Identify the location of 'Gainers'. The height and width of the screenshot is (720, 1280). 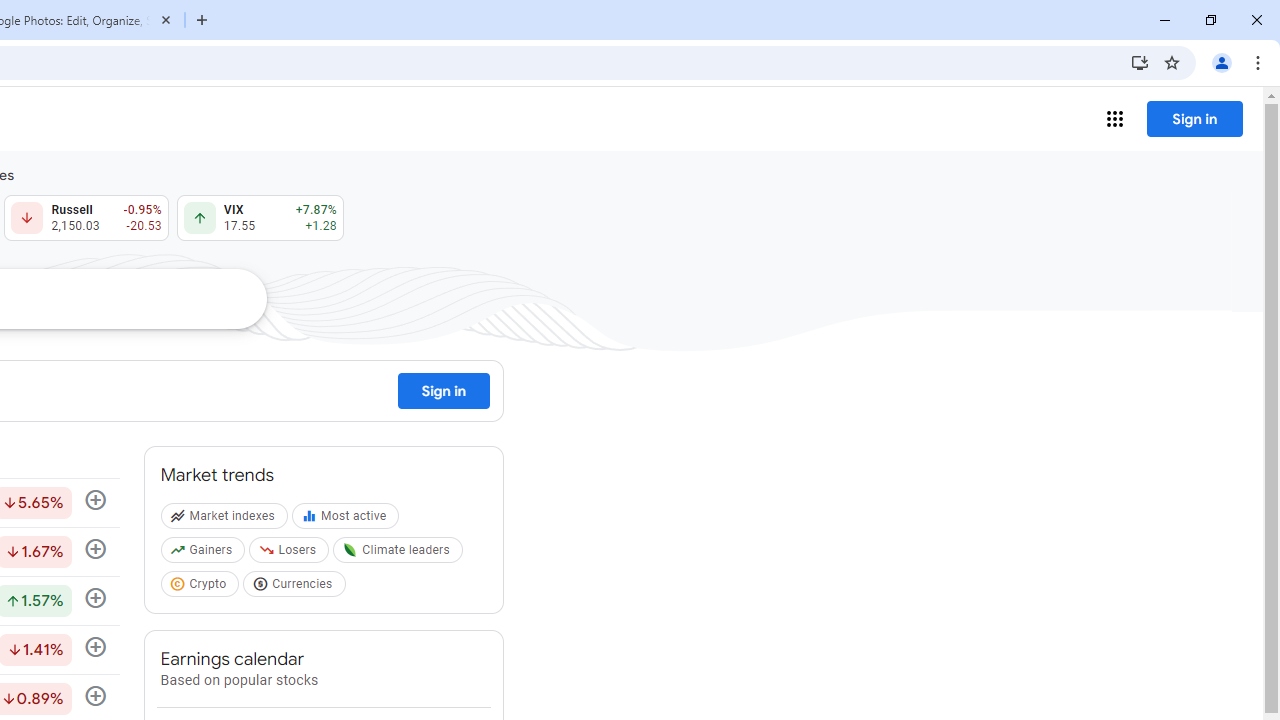
(204, 554).